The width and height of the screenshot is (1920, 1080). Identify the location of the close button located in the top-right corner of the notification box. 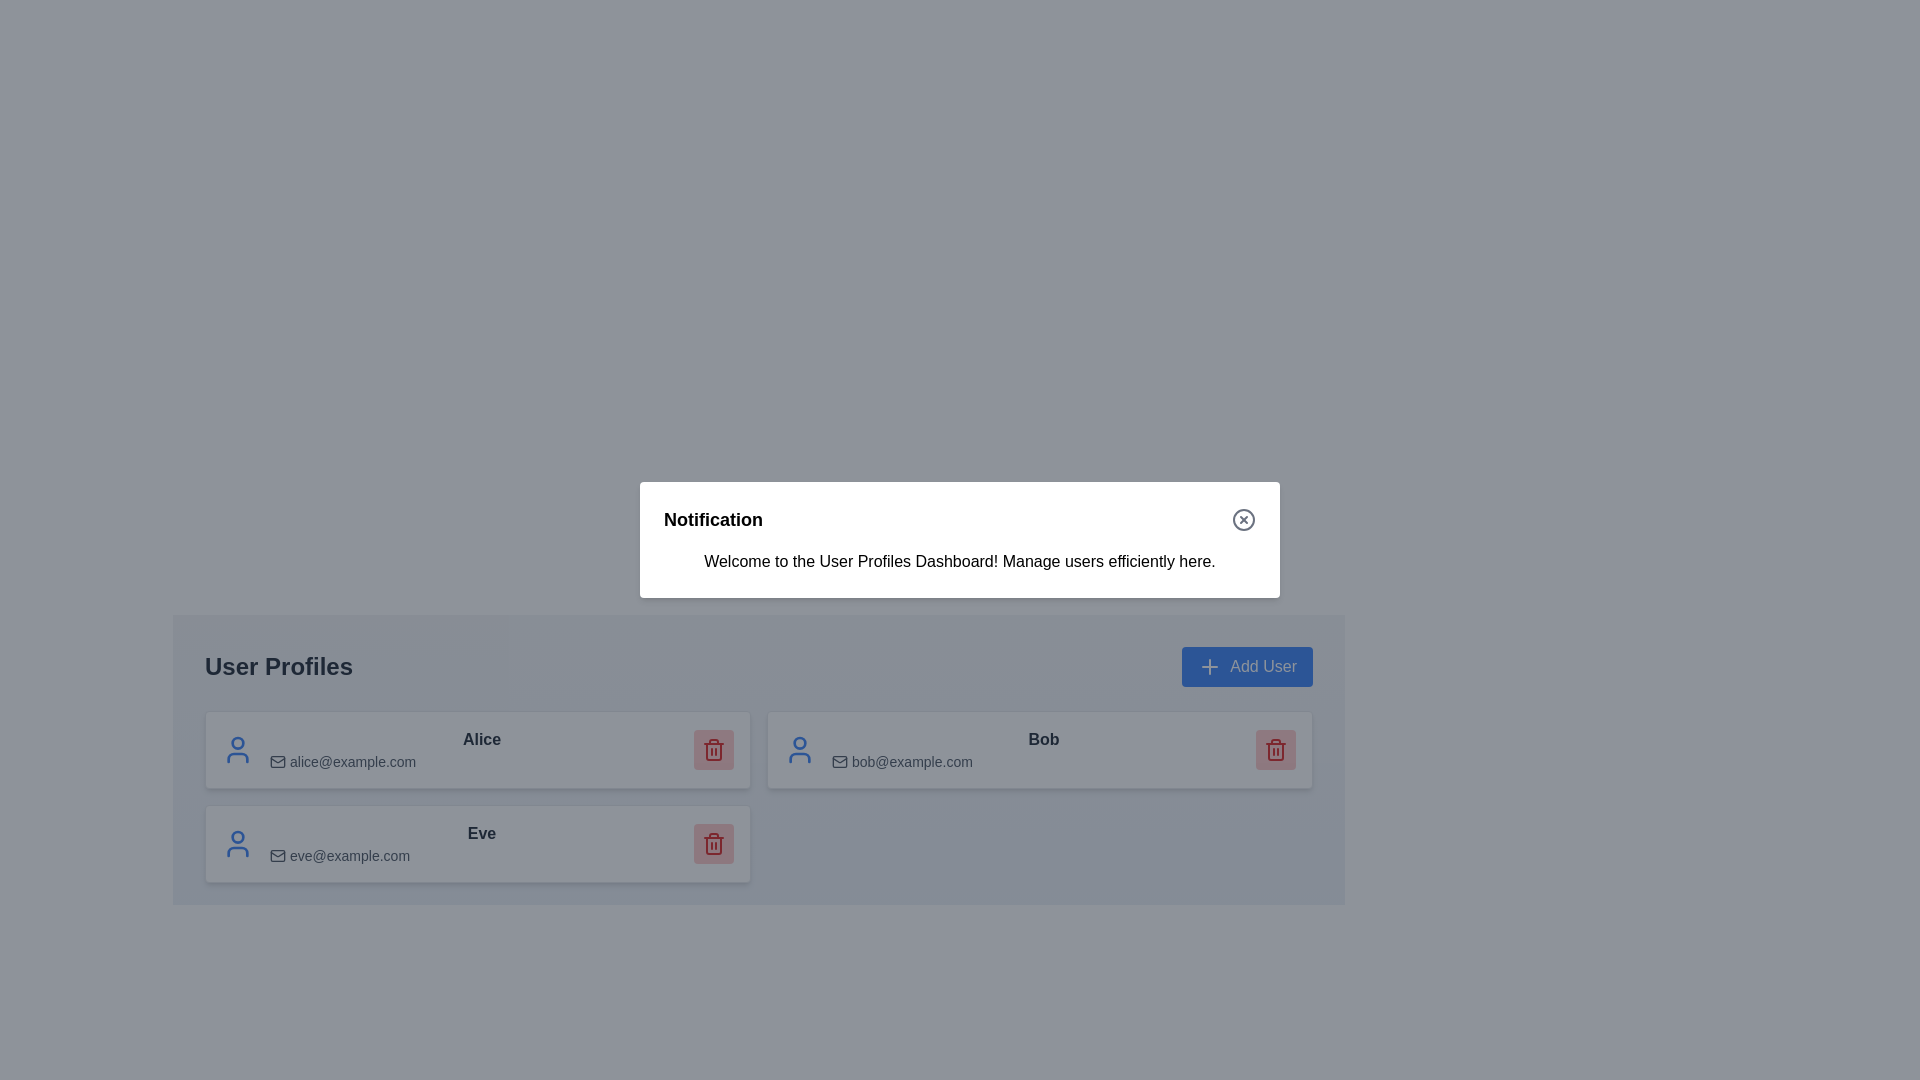
(1242, 519).